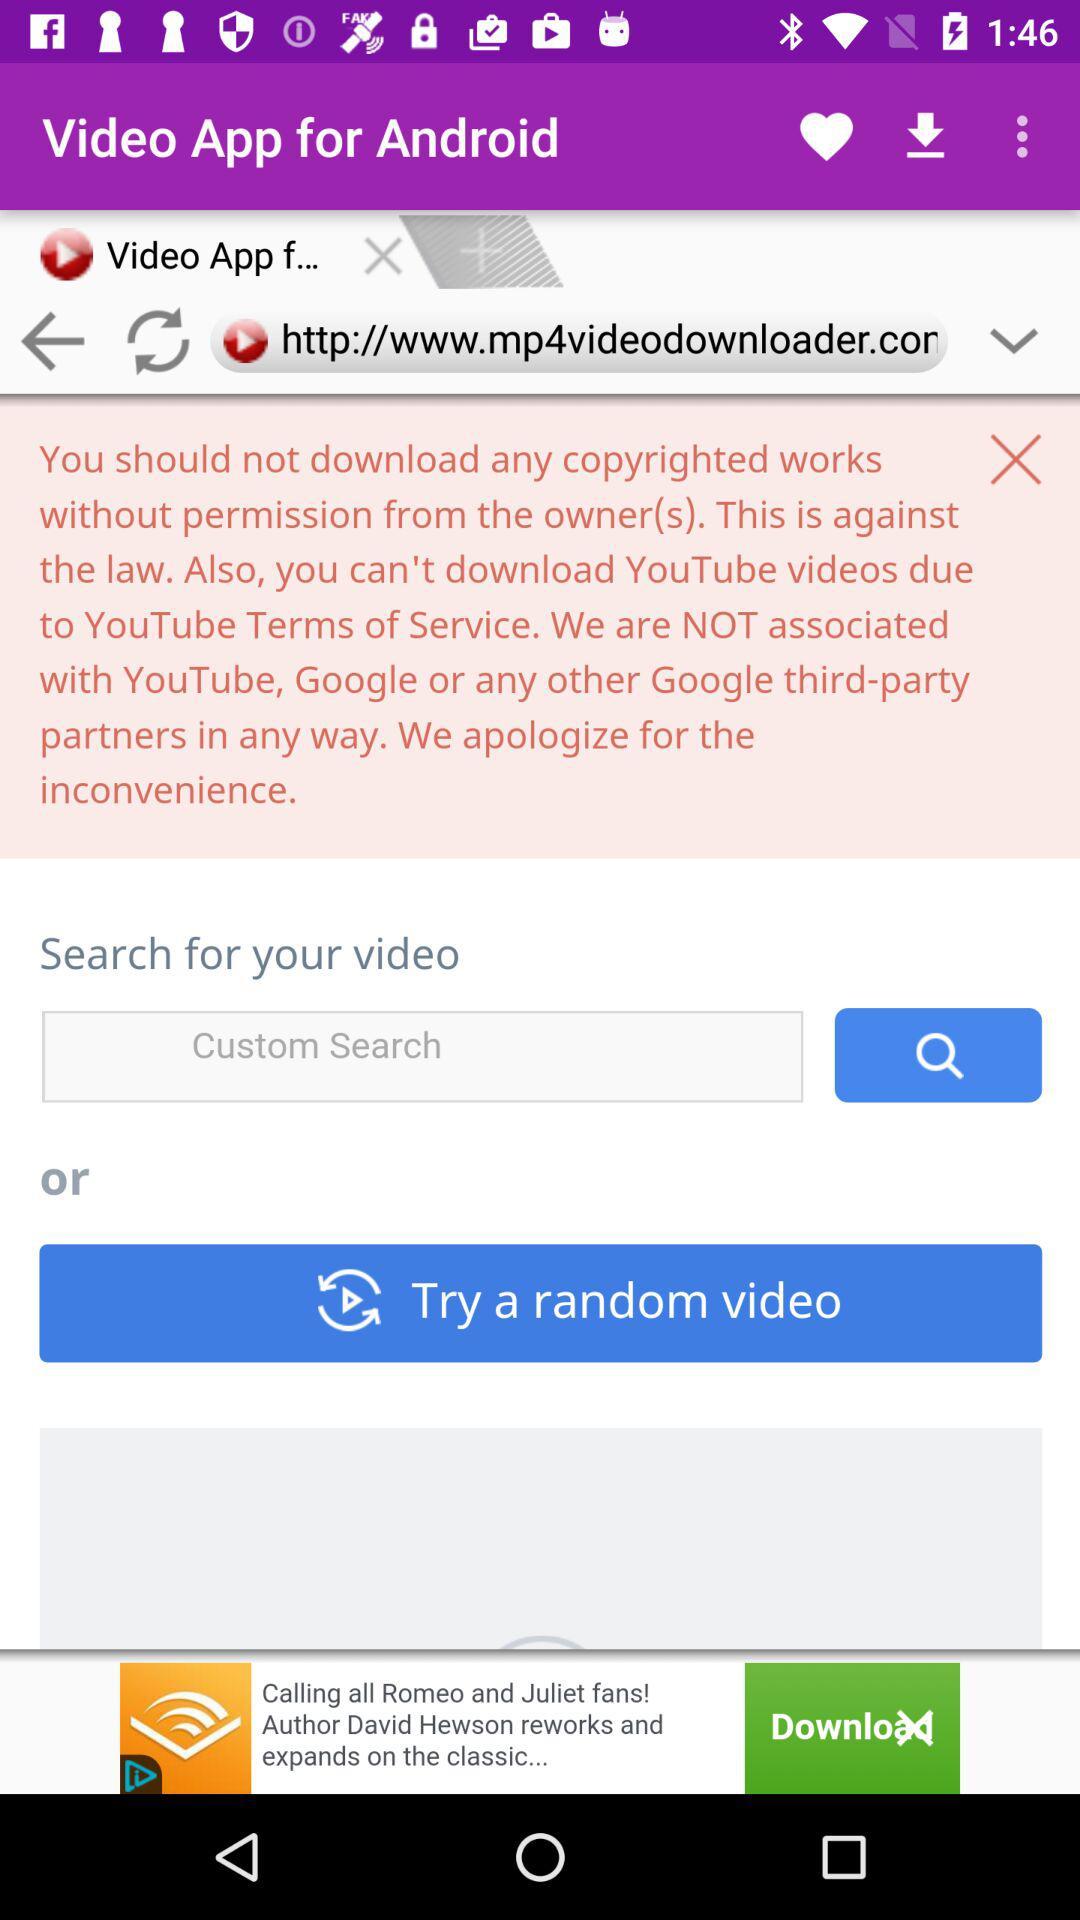 The image size is (1080, 1920). I want to click on the expand_more icon, so click(1014, 341).